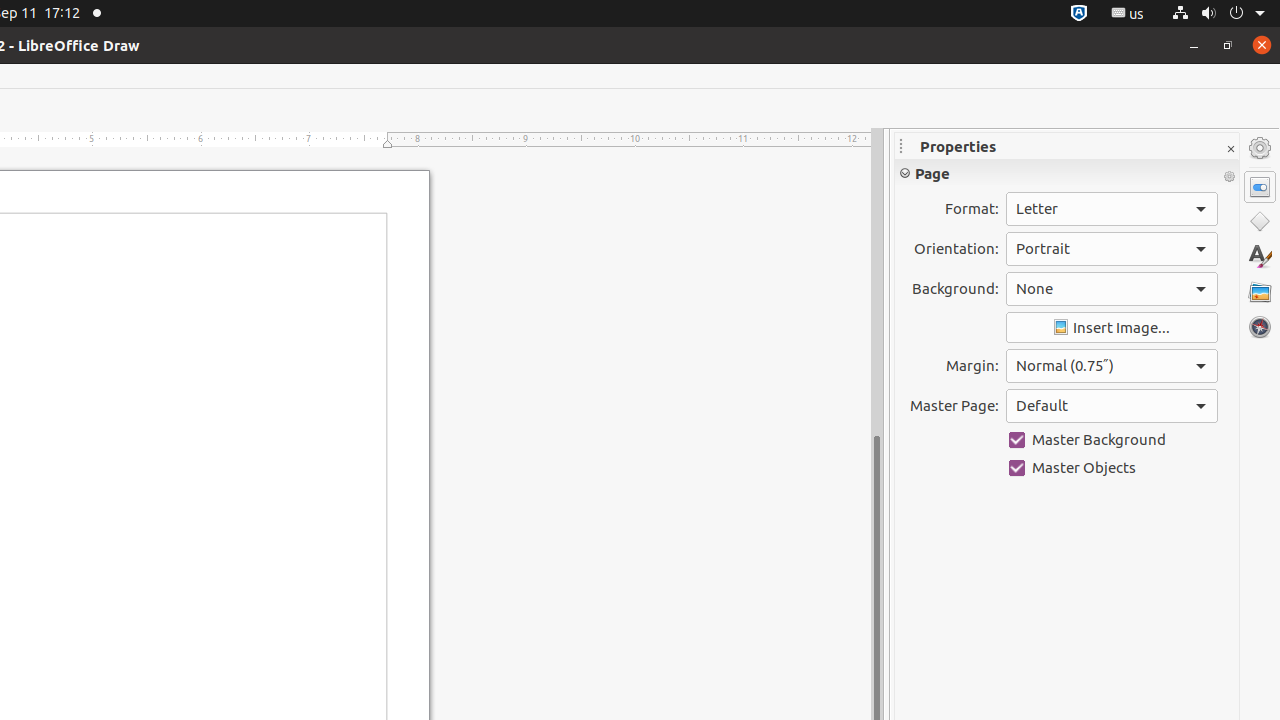 The width and height of the screenshot is (1280, 720). What do you see at coordinates (1110, 365) in the screenshot?
I see `'Margin:'` at bounding box center [1110, 365].